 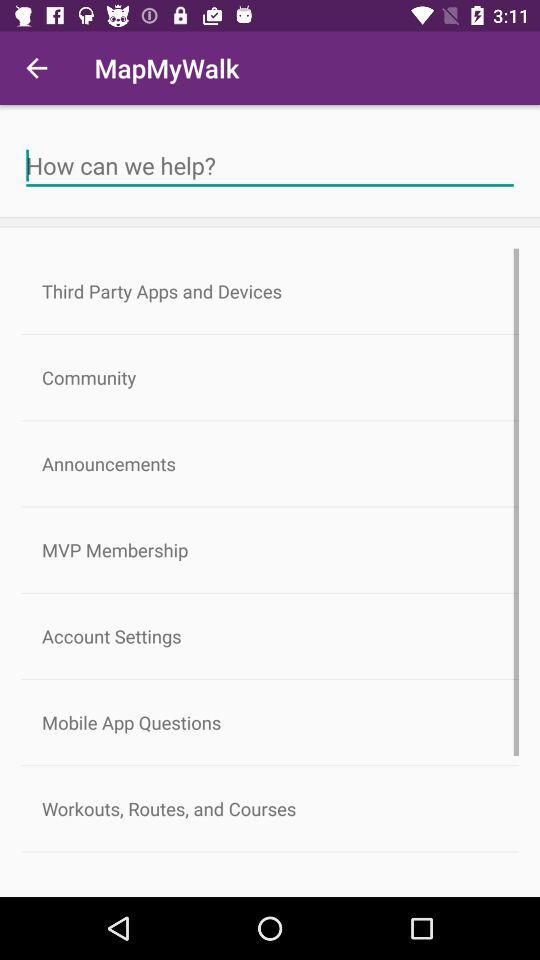 What do you see at coordinates (270, 463) in the screenshot?
I see `the item below community` at bounding box center [270, 463].